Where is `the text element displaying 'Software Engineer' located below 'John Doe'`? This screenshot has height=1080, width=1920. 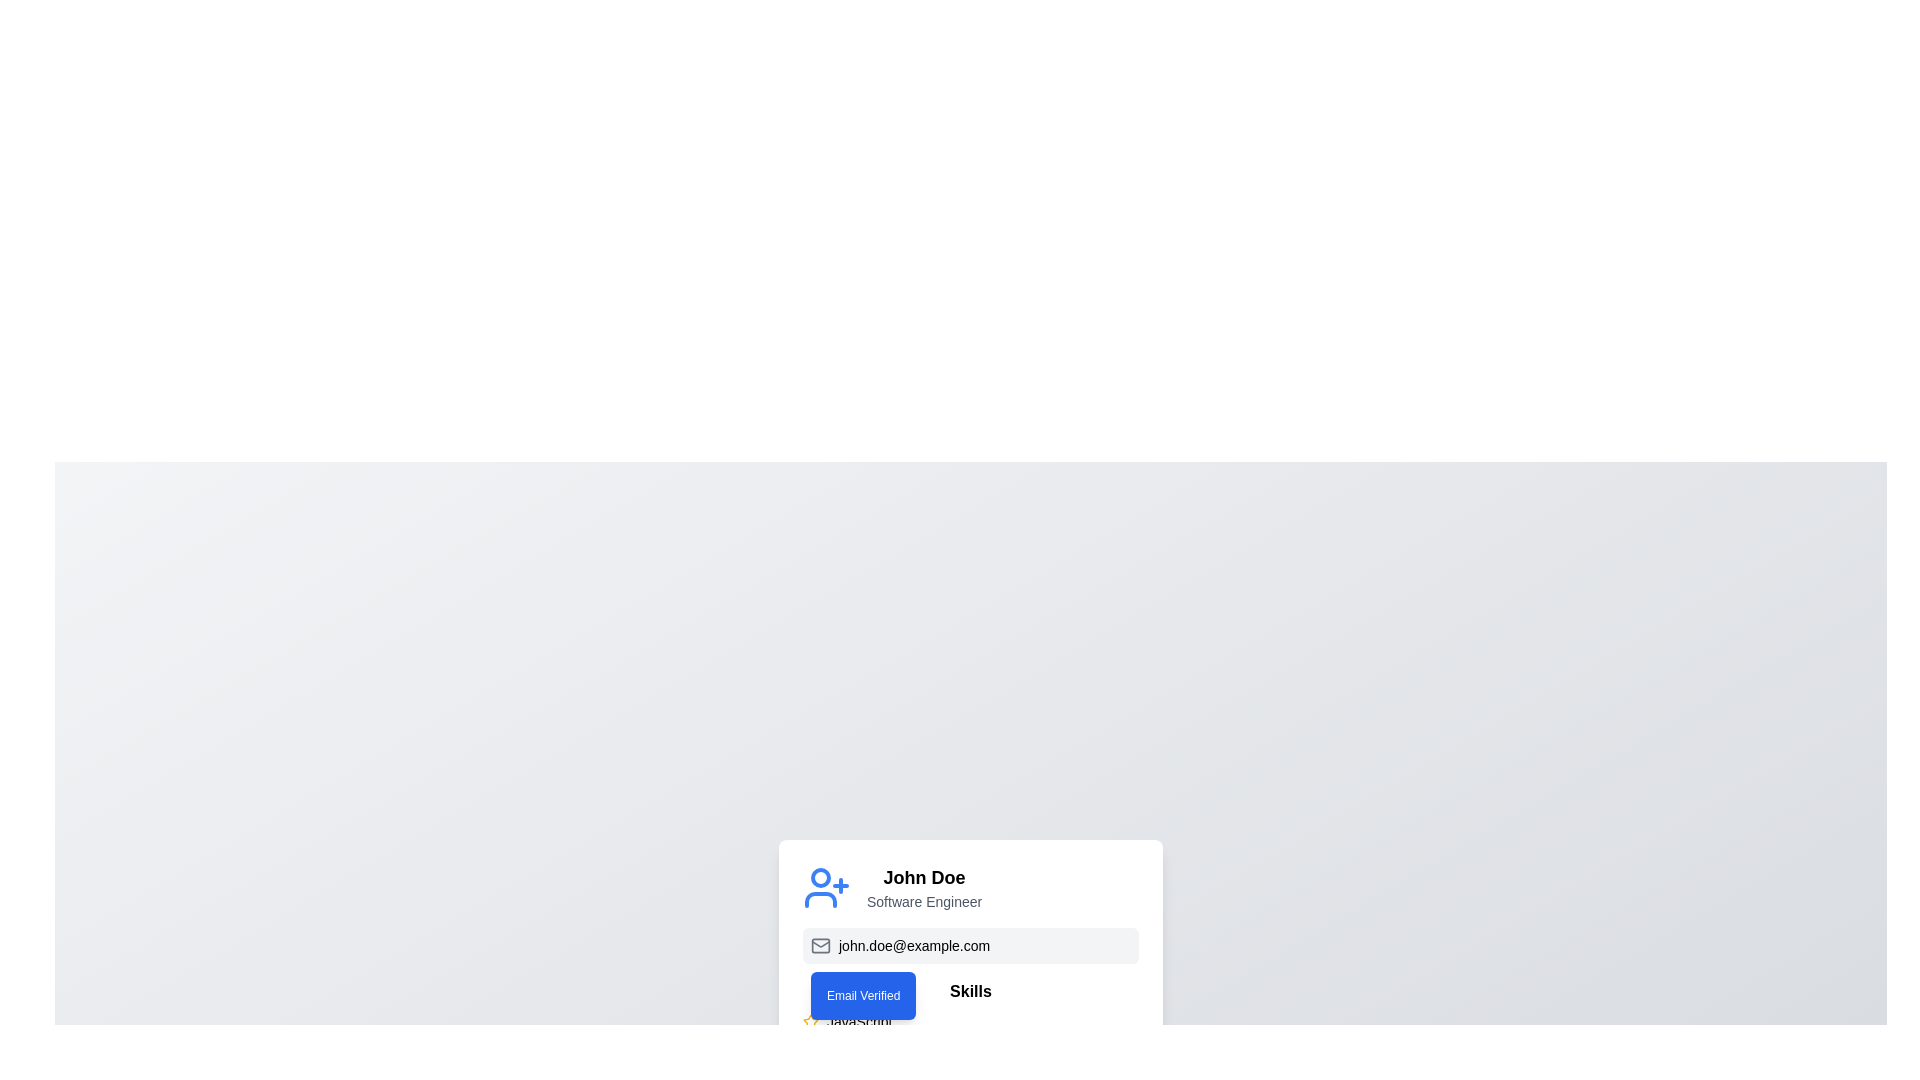 the text element displaying 'Software Engineer' located below 'John Doe' is located at coordinates (923, 902).